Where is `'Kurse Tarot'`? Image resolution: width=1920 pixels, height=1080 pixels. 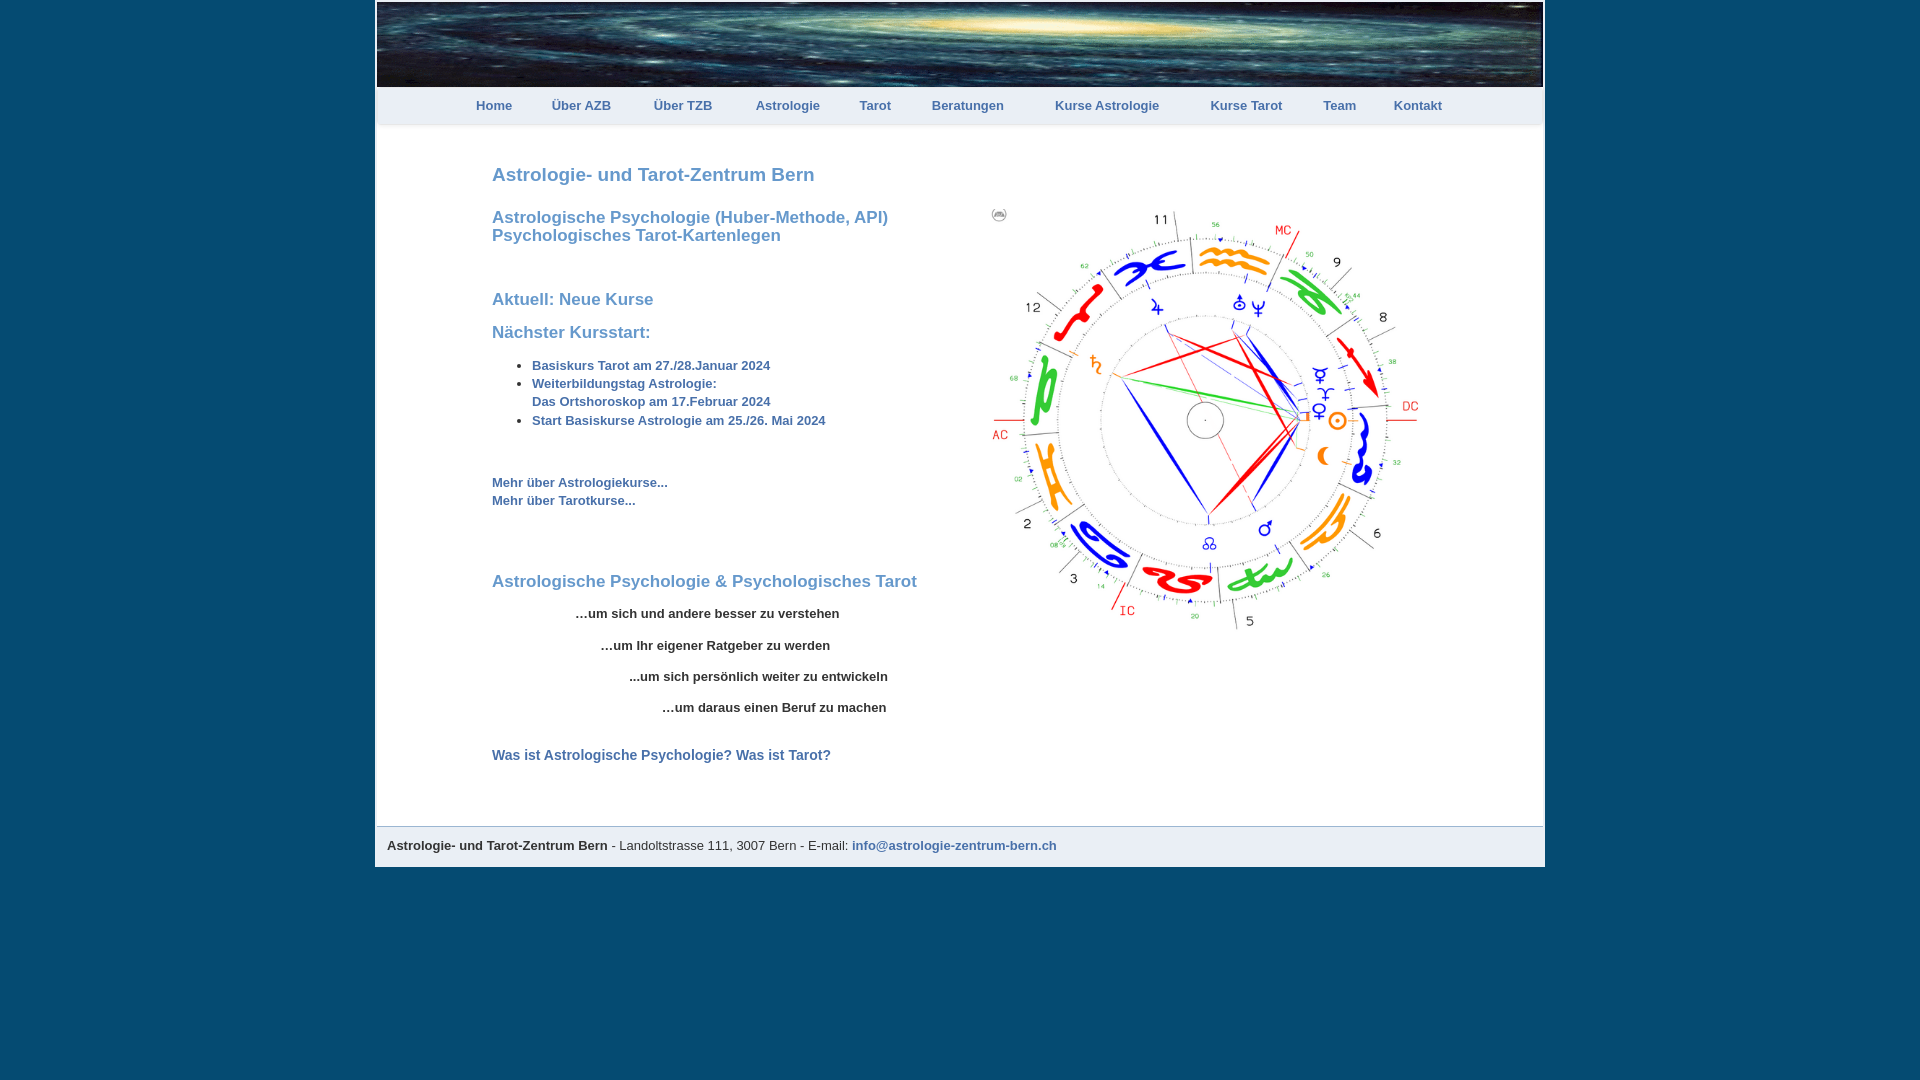
'Kurse Tarot' is located at coordinates (1186, 105).